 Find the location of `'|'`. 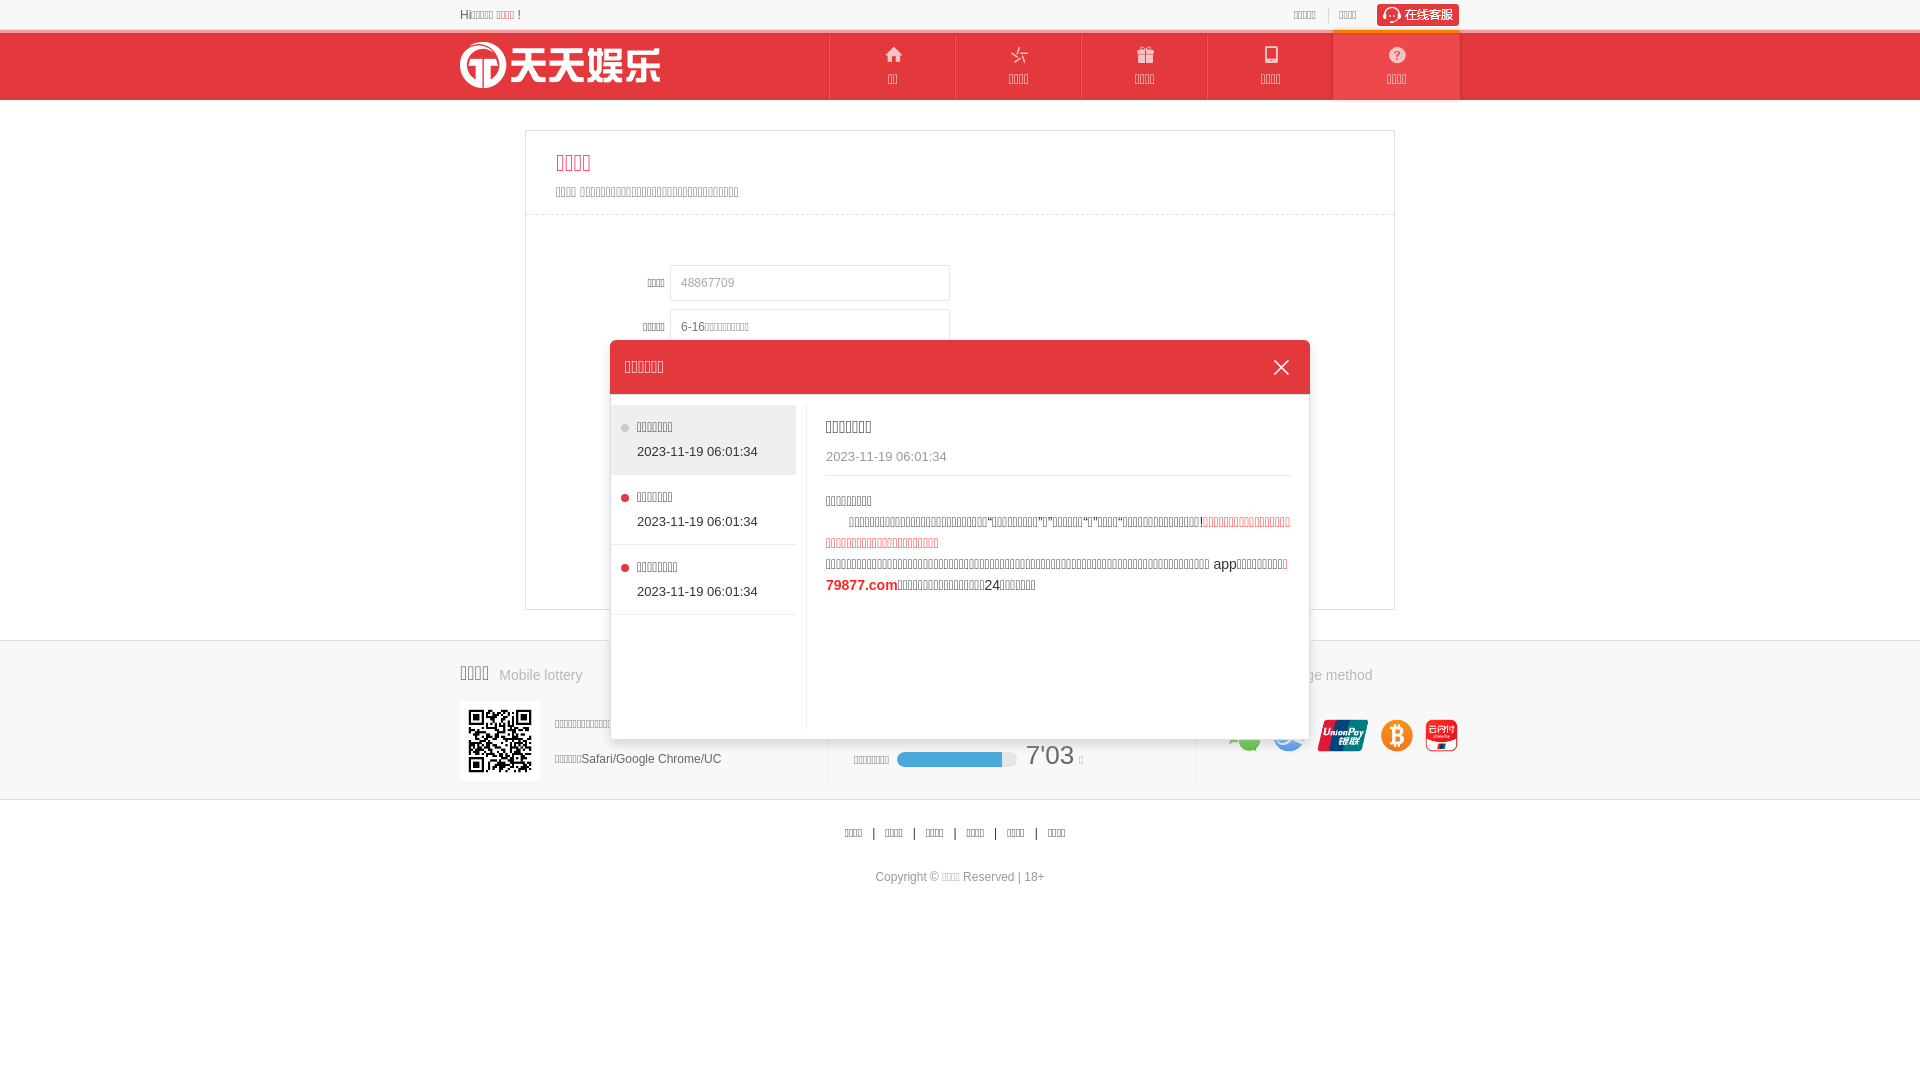

'|' is located at coordinates (873, 833).